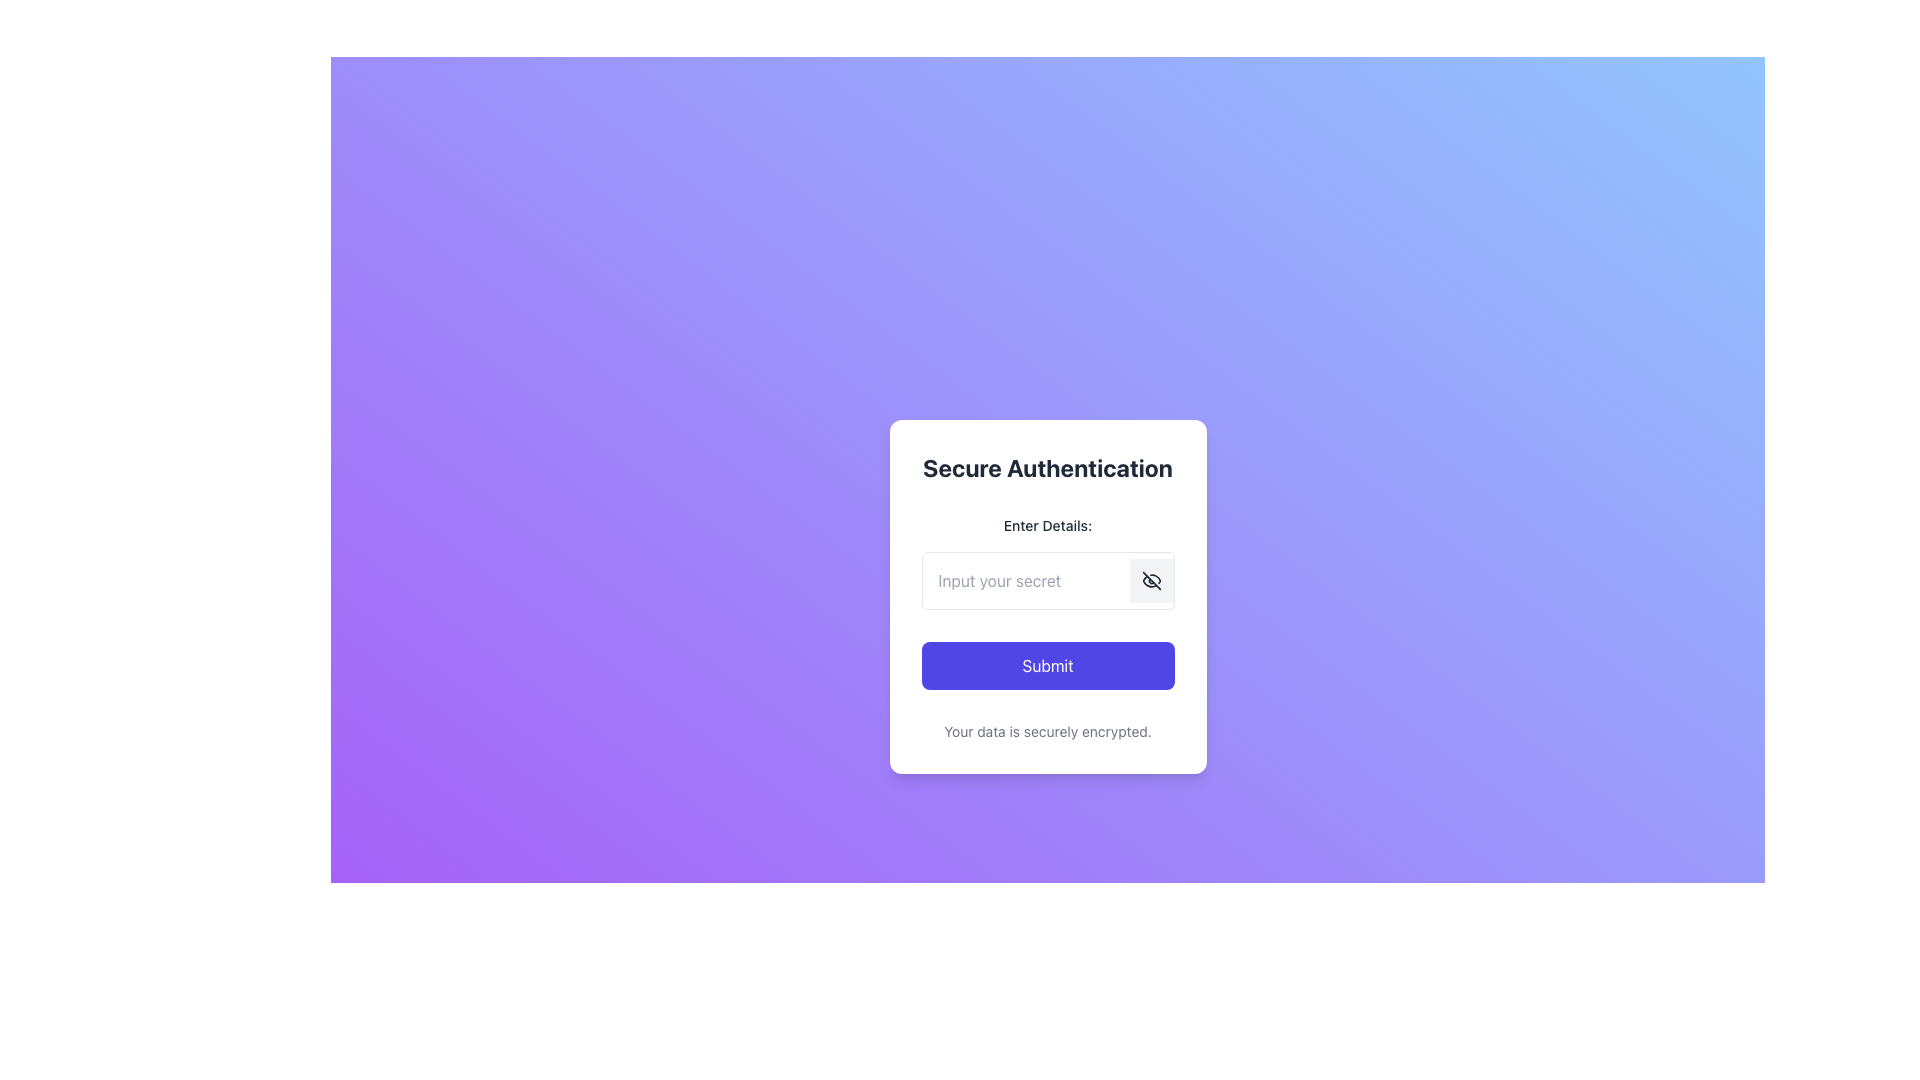  What do you see at coordinates (1046, 732) in the screenshot?
I see `the informational text that says 'Your data is securely encrypted.' positioned at the bottom of the card below the 'Submit' button` at bounding box center [1046, 732].